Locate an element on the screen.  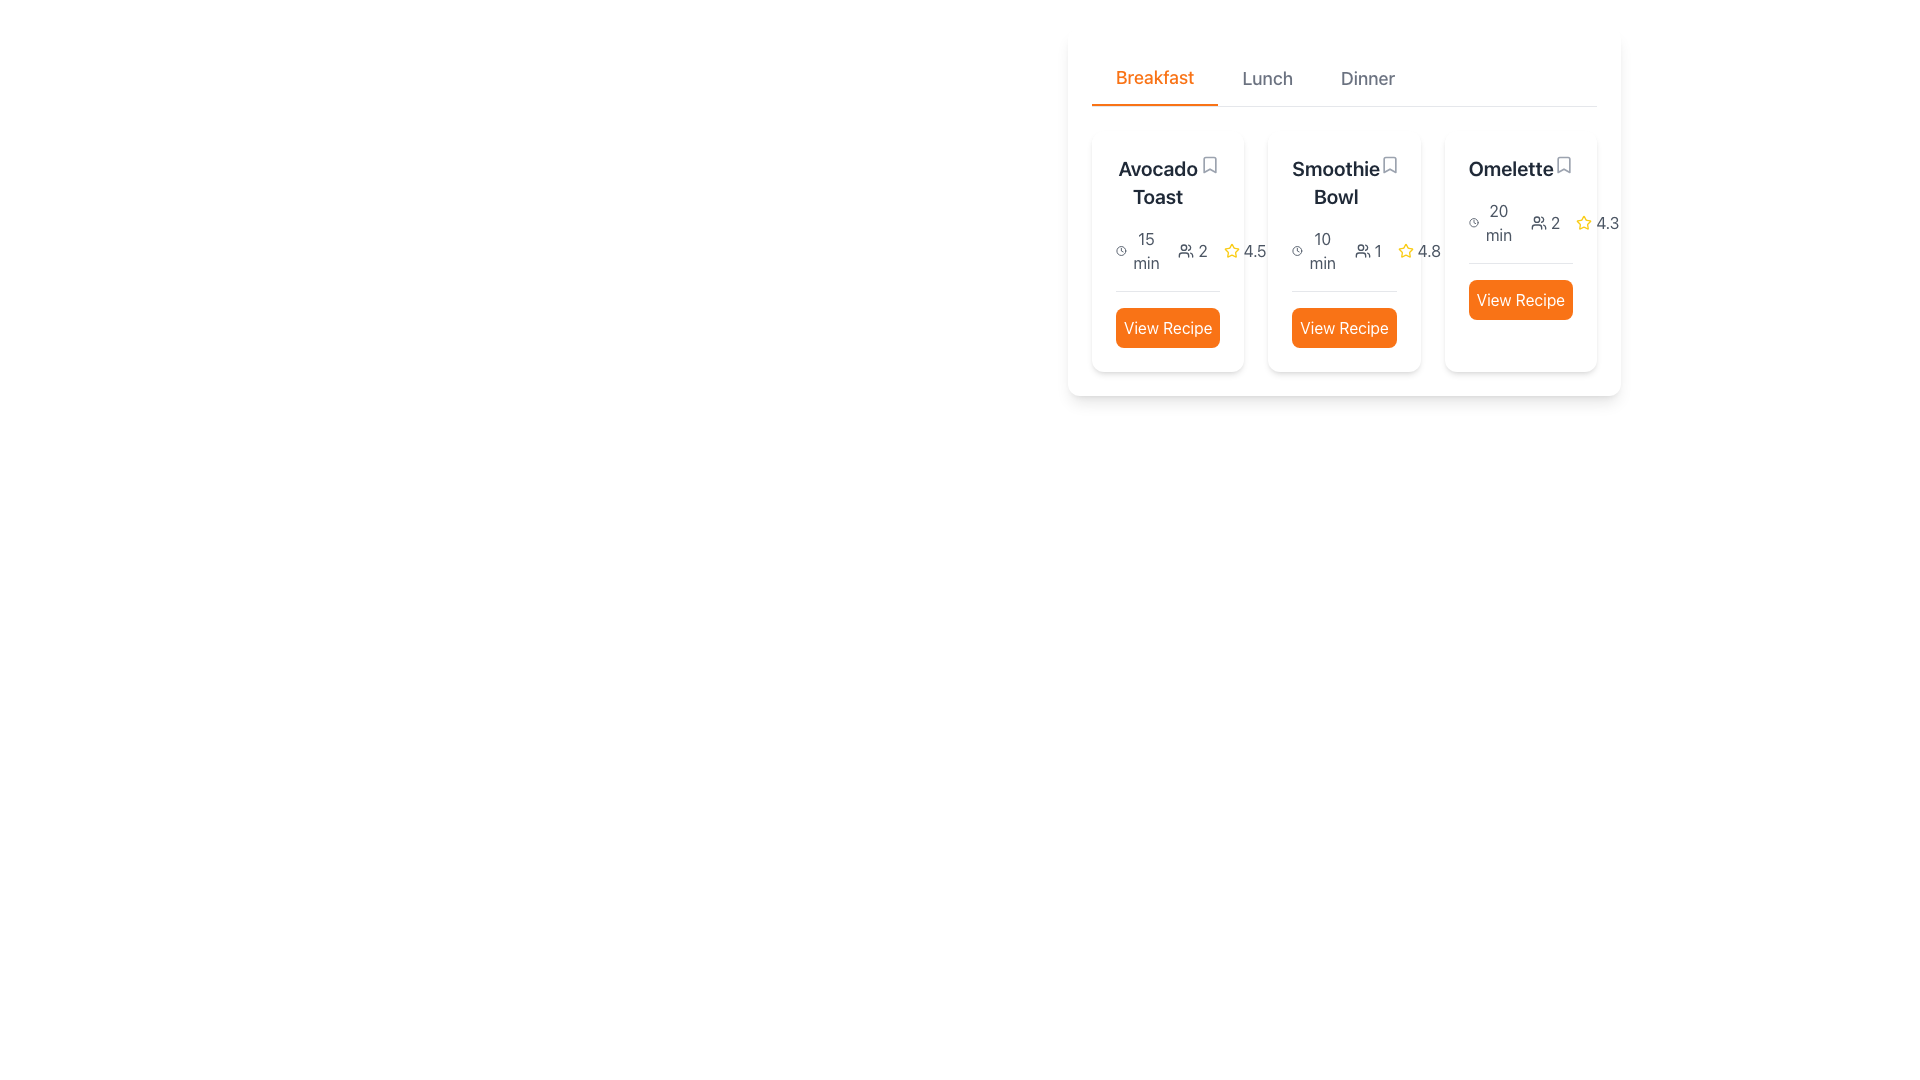
the text element that signifies the number of people or servings associated with the 'Omelette' recipe, which is located below '20 min' and to the left of the rating '4.3' is located at coordinates (1544, 223).